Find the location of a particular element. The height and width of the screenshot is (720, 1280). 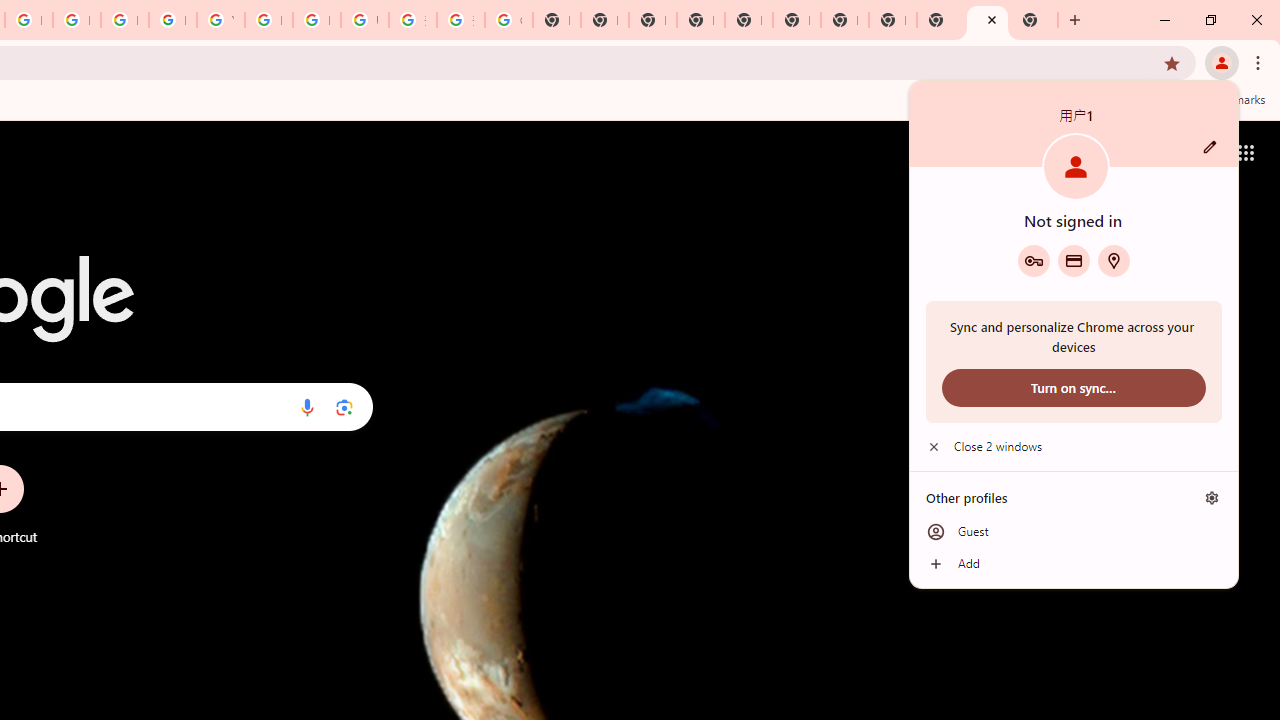

'New Tab' is located at coordinates (1034, 20).